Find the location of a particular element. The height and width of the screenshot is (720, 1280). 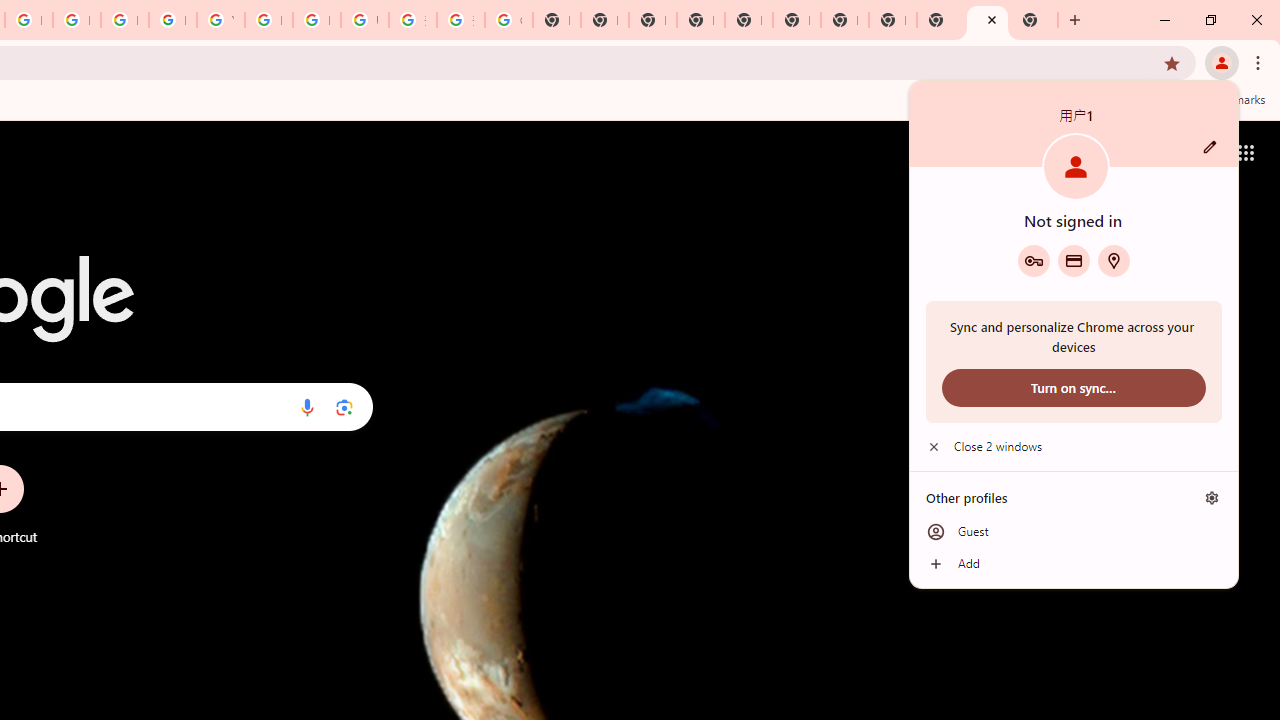

'New Tab' is located at coordinates (1034, 20).